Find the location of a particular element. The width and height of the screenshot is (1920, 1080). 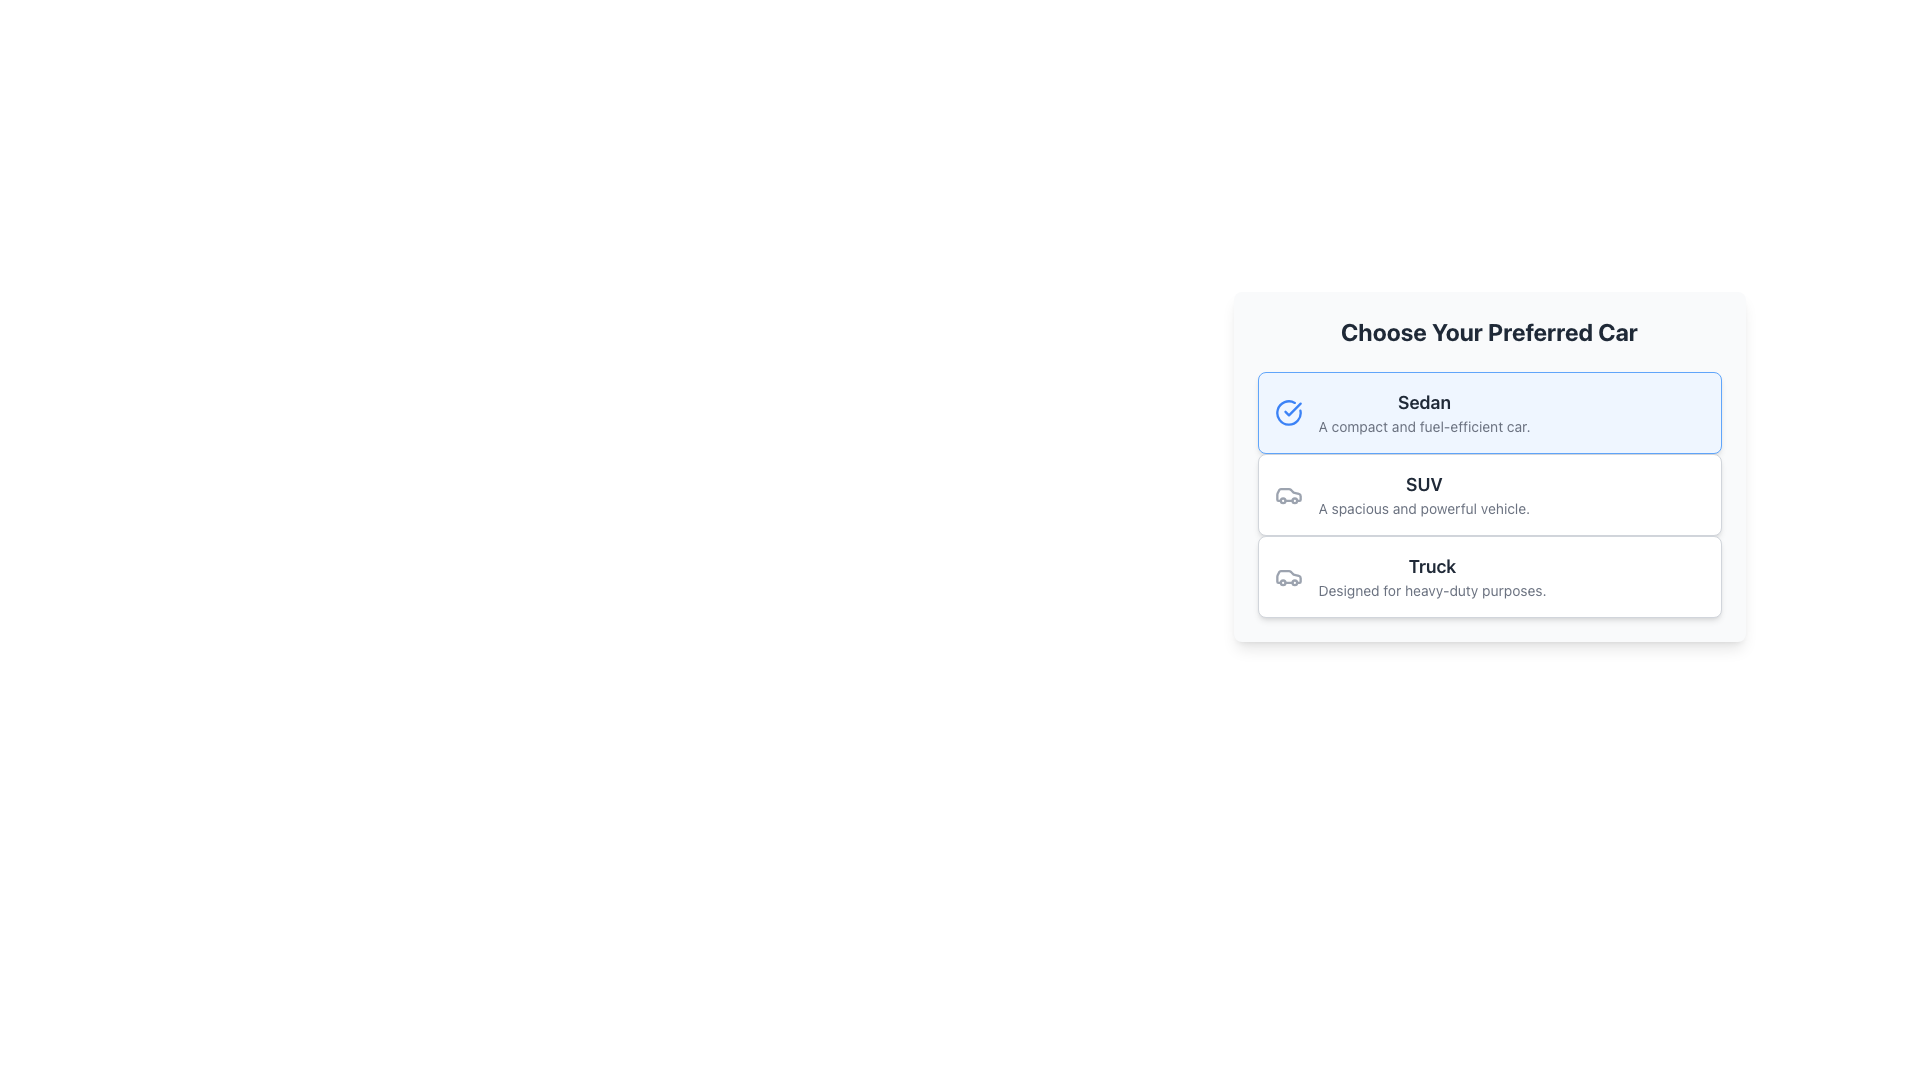

the centered header text reading 'Choose Your Preferred Car', which is styled with a bold font and dark gray color, located at the top of the car selection options is located at coordinates (1489, 330).